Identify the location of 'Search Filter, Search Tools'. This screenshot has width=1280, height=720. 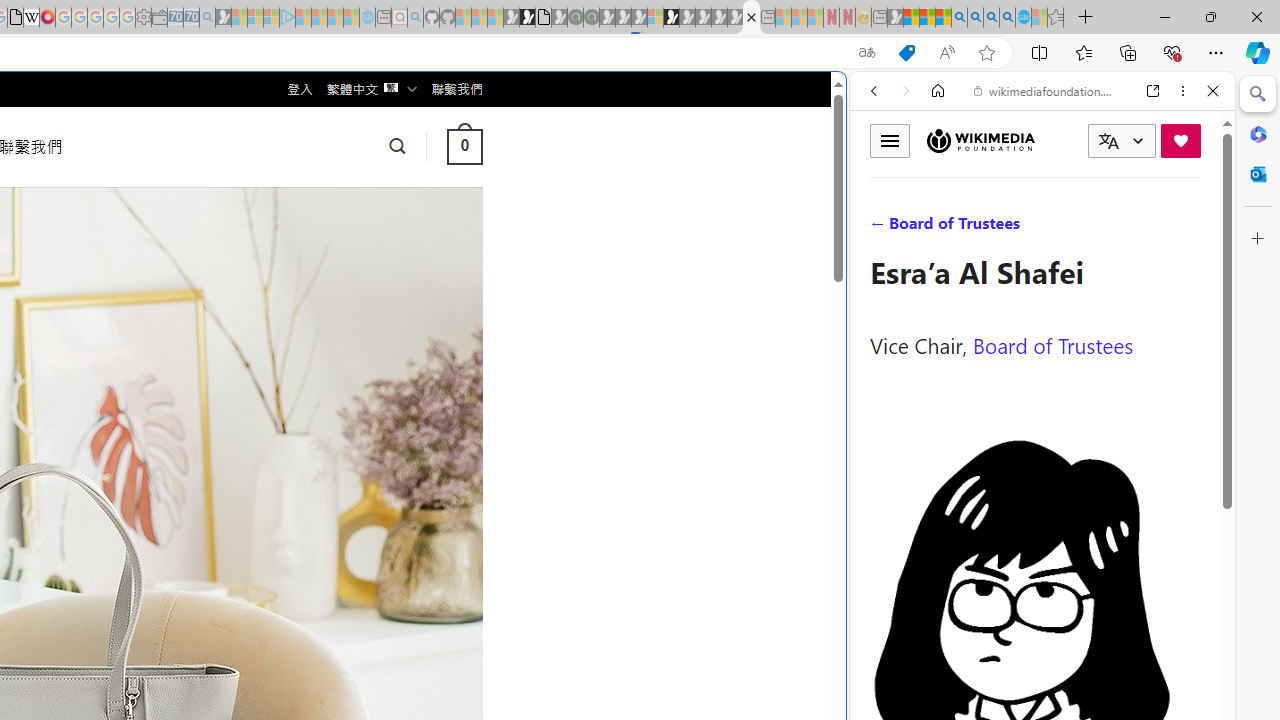
(1092, 227).